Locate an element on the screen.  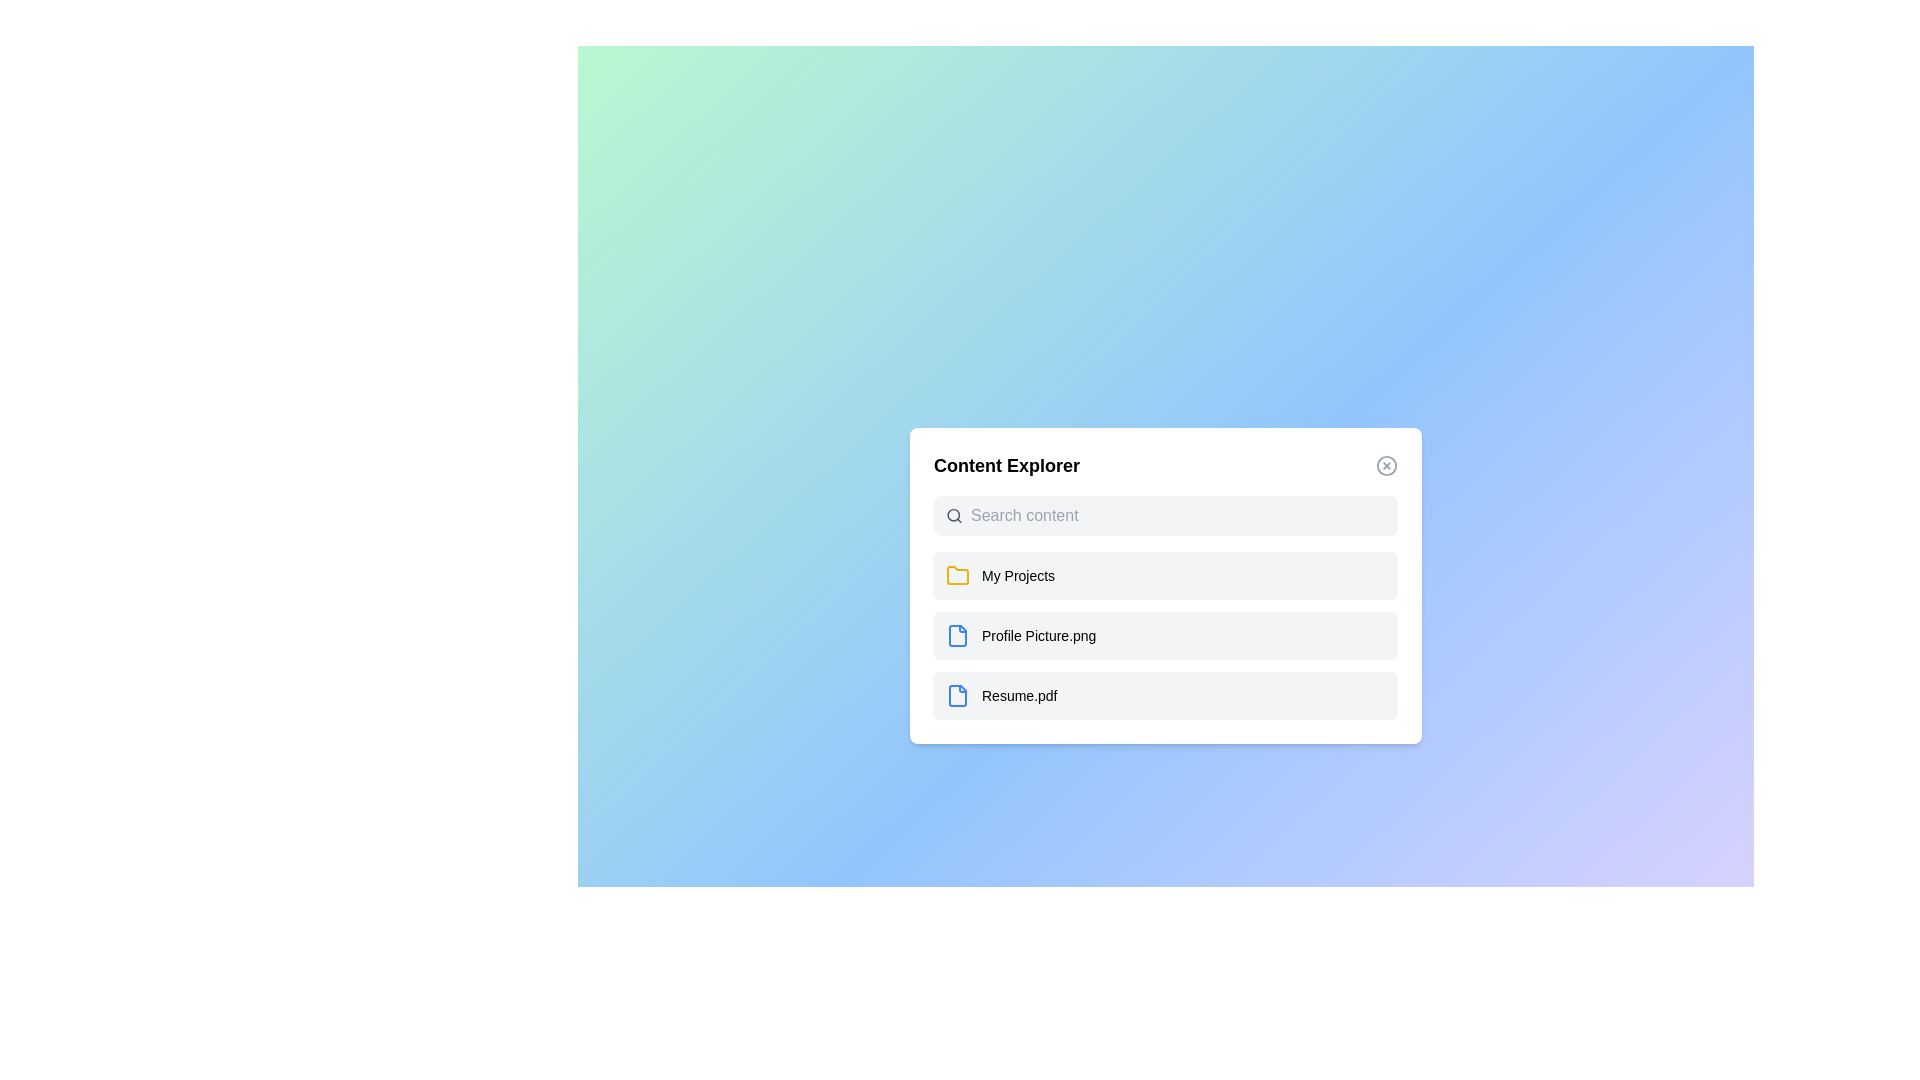
the search input field and type 'example search query' is located at coordinates (1177, 515).